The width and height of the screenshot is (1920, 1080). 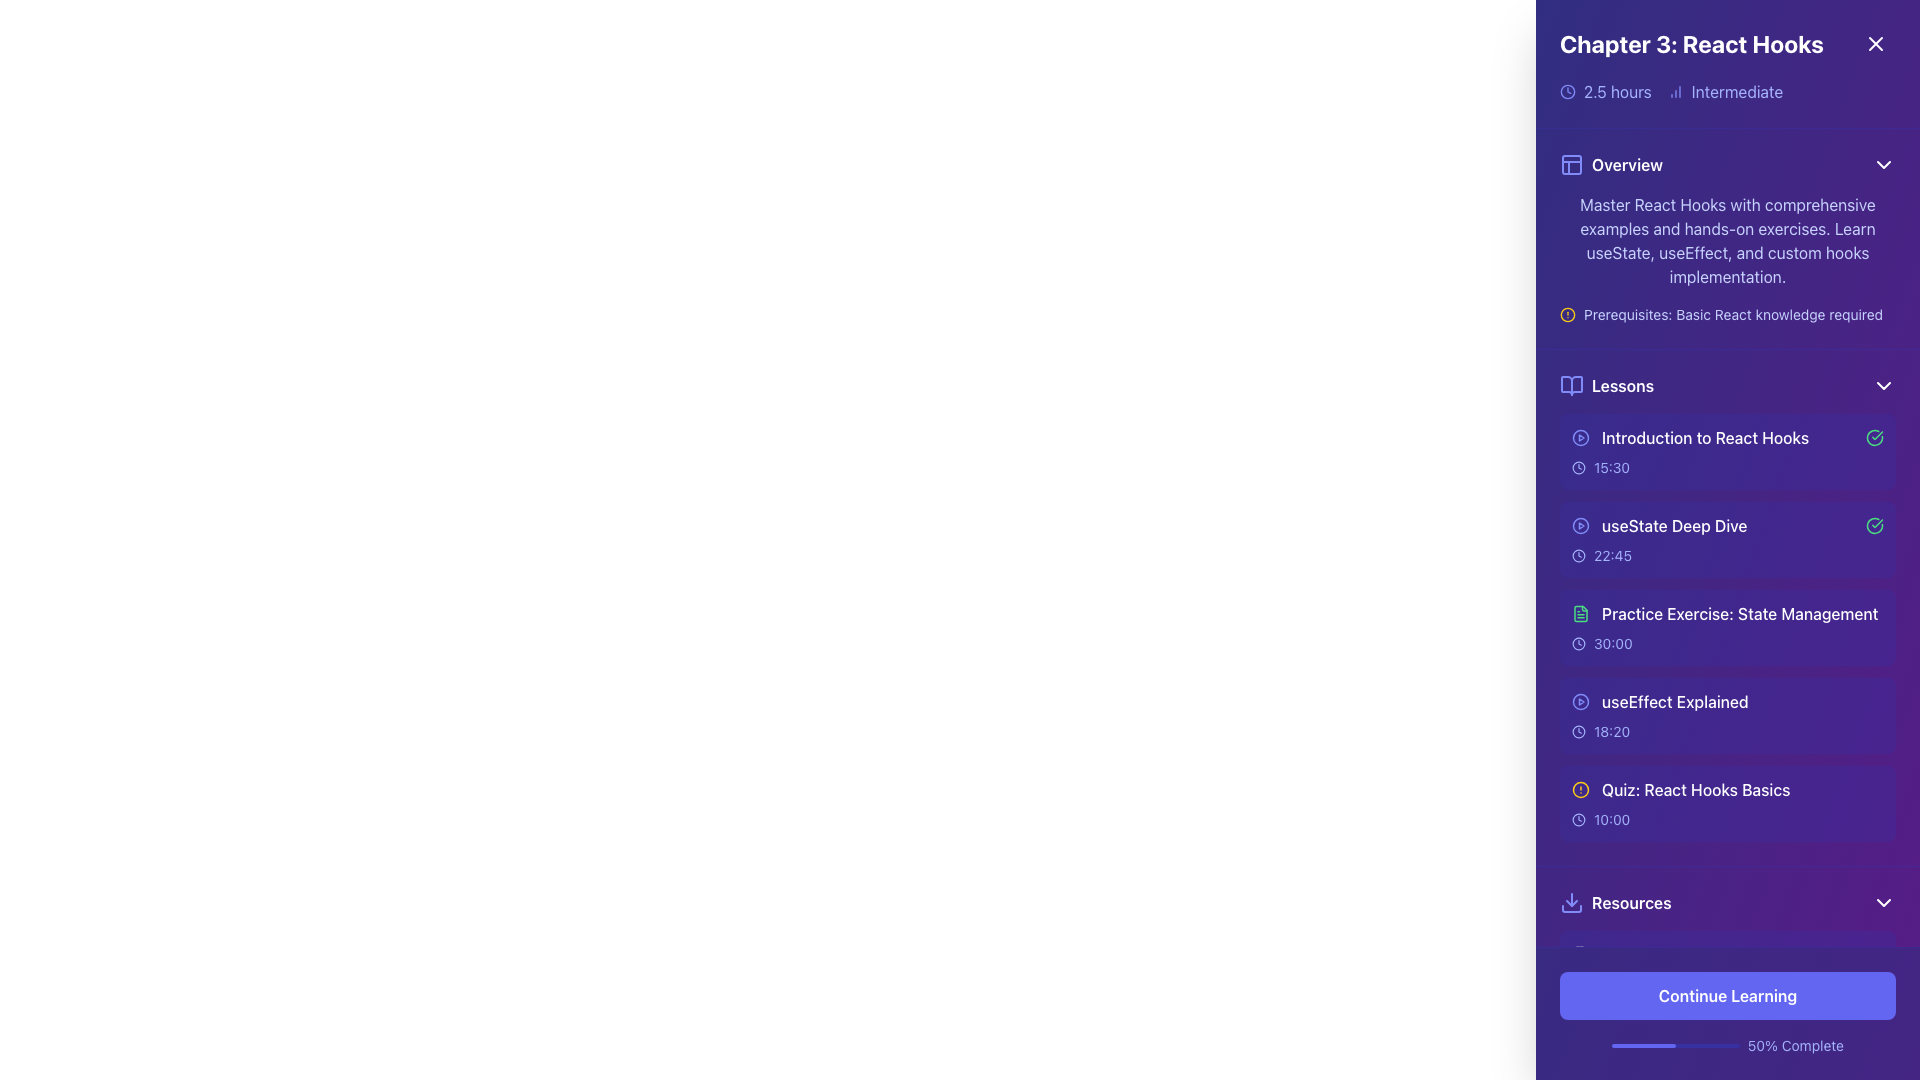 I want to click on the 'useEffect Explained' button-like list item, so click(x=1660, y=701).